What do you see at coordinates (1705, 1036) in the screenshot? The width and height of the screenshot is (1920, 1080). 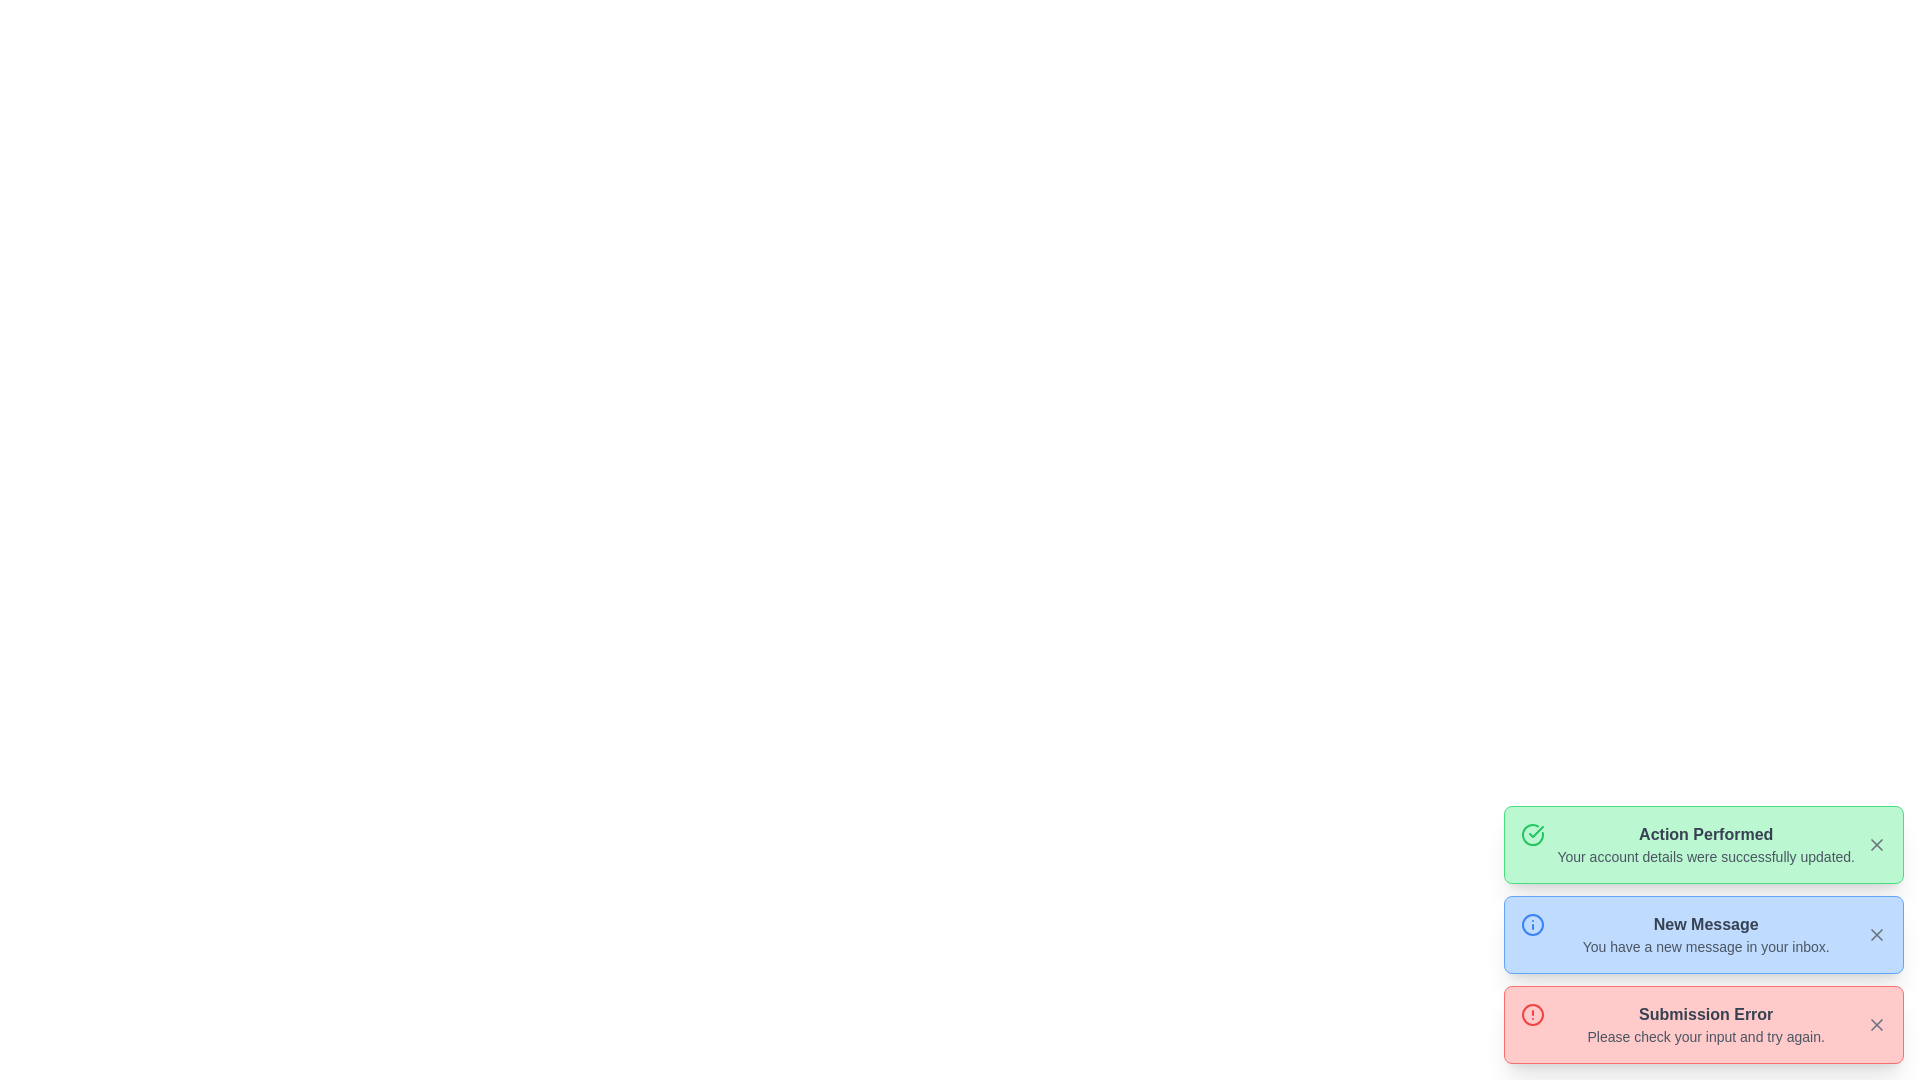 I see `the displayed error message 'Please check your input and try again.' located in the pink notification card beneath 'Submission Error'` at bounding box center [1705, 1036].